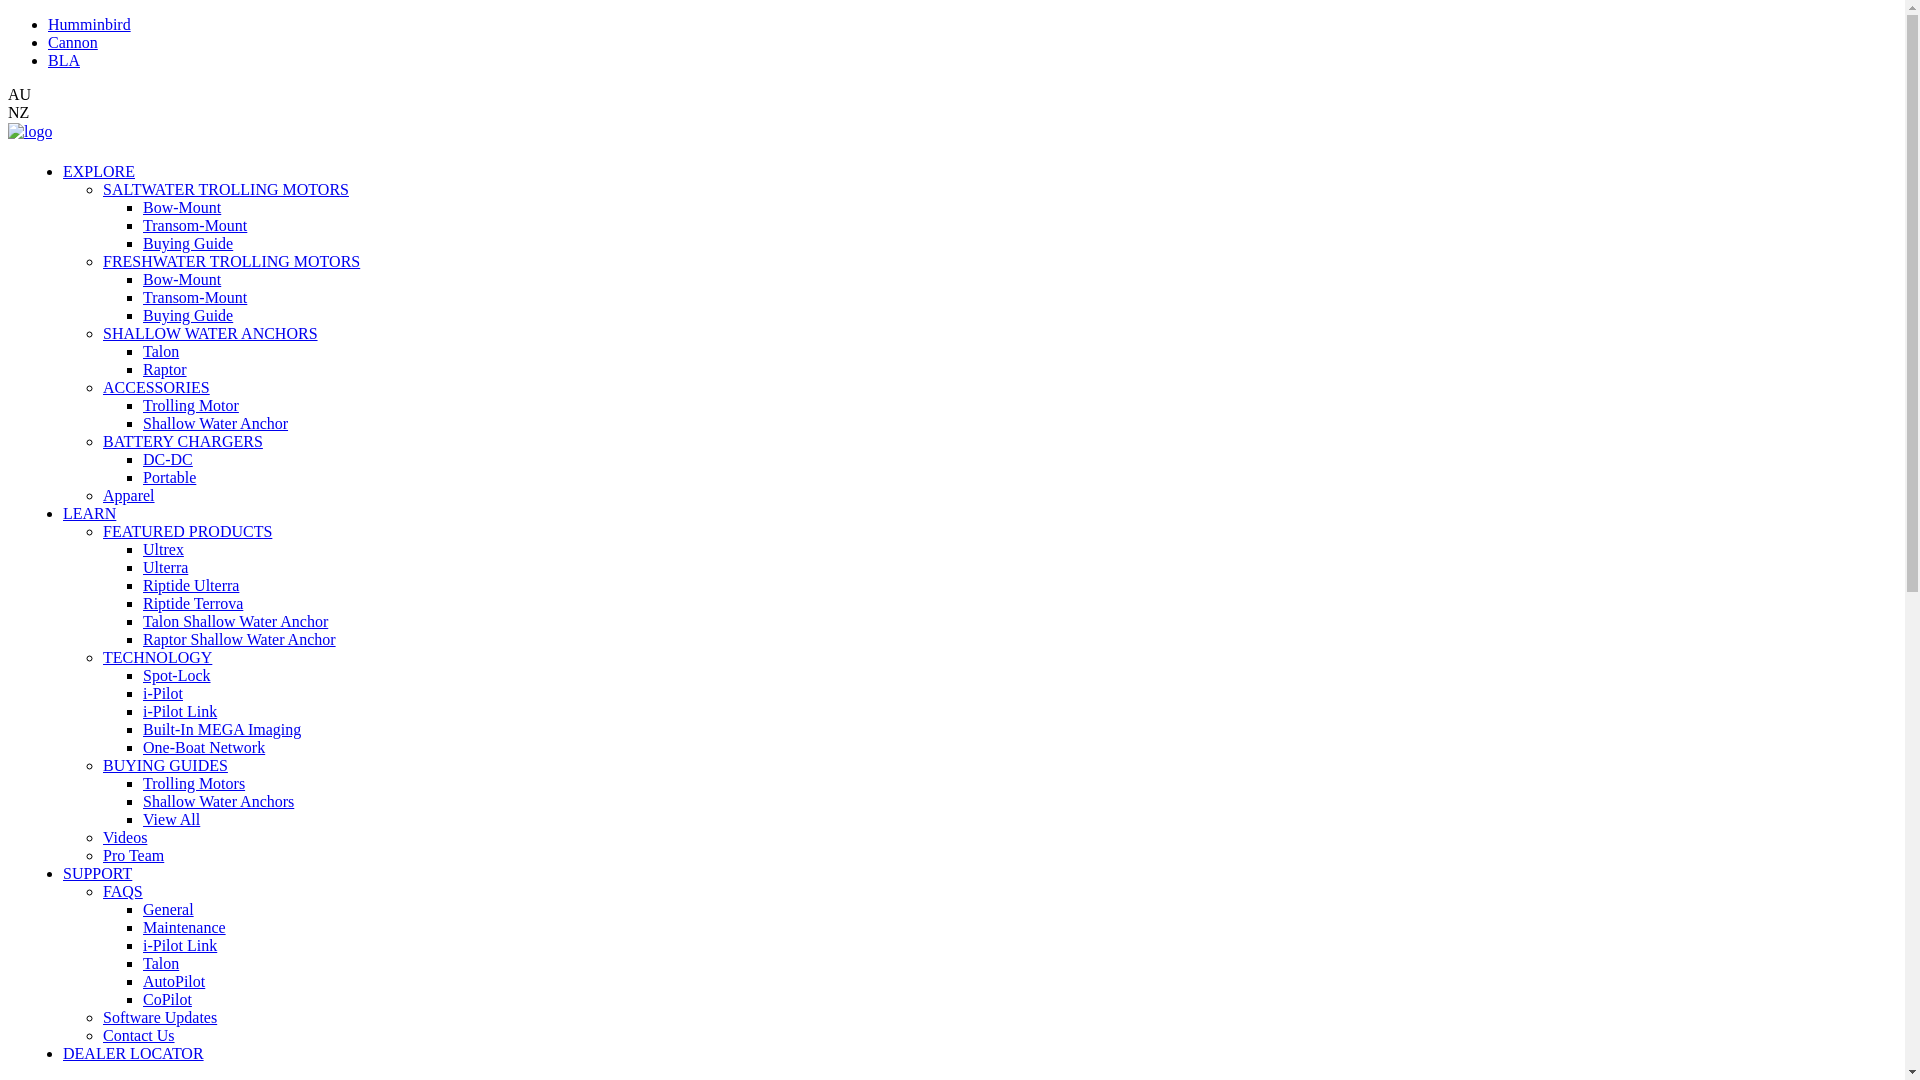  What do you see at coordinates (187, 315) in the screenshot?
I see `'Buying Guide'` at bounding box center [187, 315].